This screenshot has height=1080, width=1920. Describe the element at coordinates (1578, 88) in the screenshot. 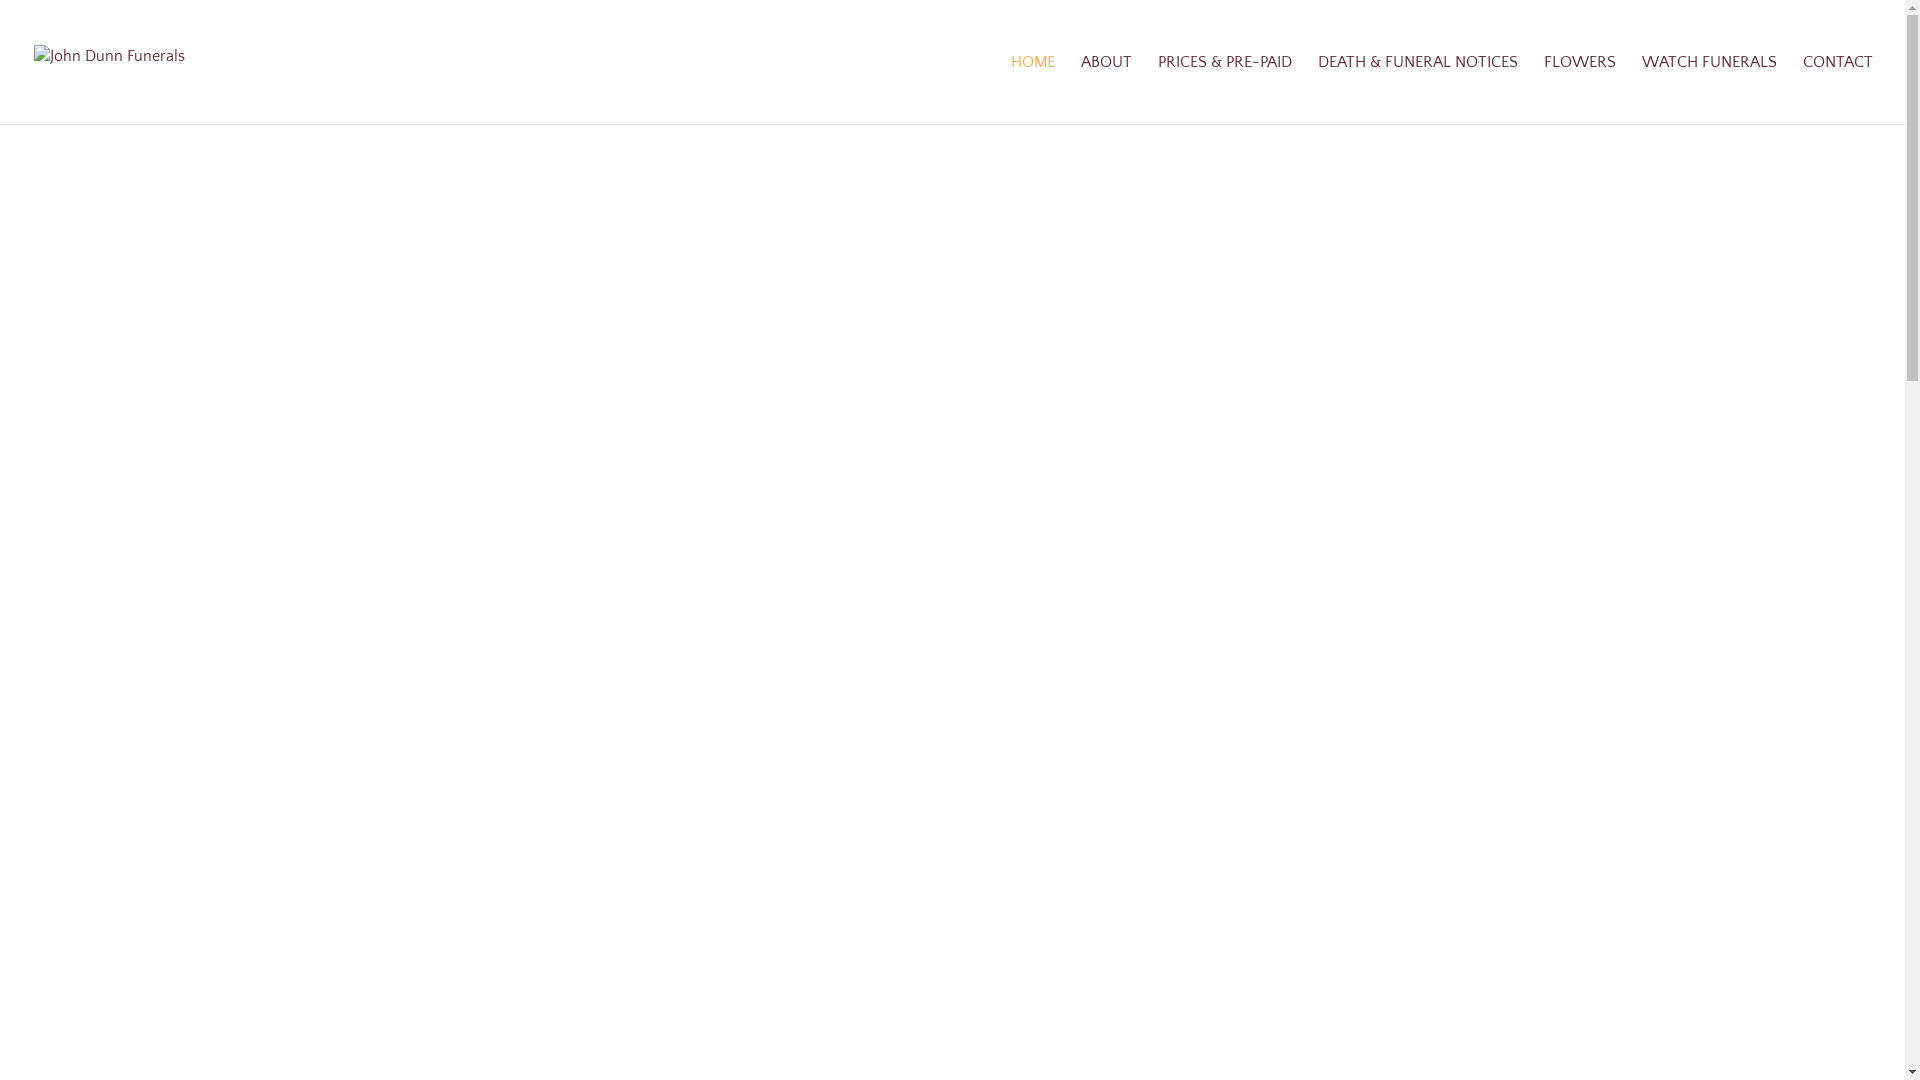

I see `'FLOWERS'` at that location.